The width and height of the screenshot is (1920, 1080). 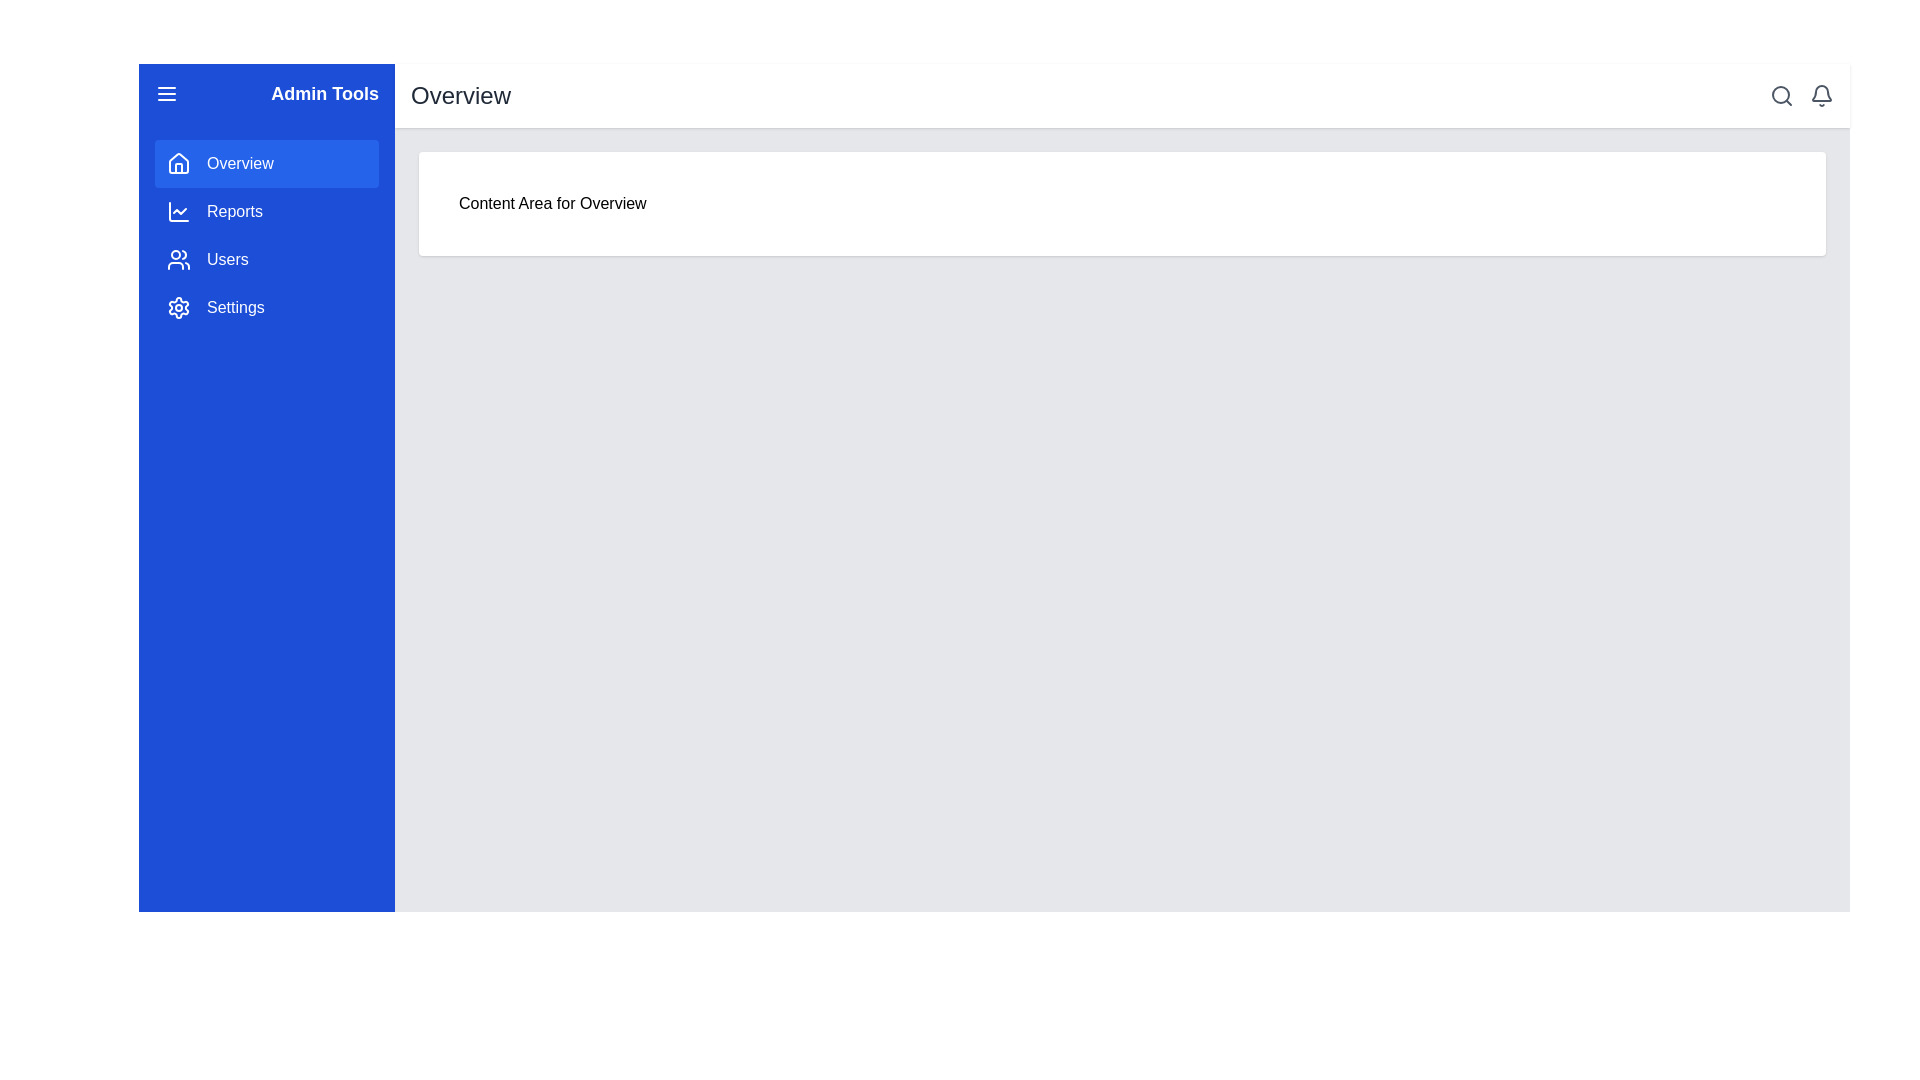 I want to click on heading text located at the top-center of the header section, which indicates the current page or section, so click(x=459, y=96).